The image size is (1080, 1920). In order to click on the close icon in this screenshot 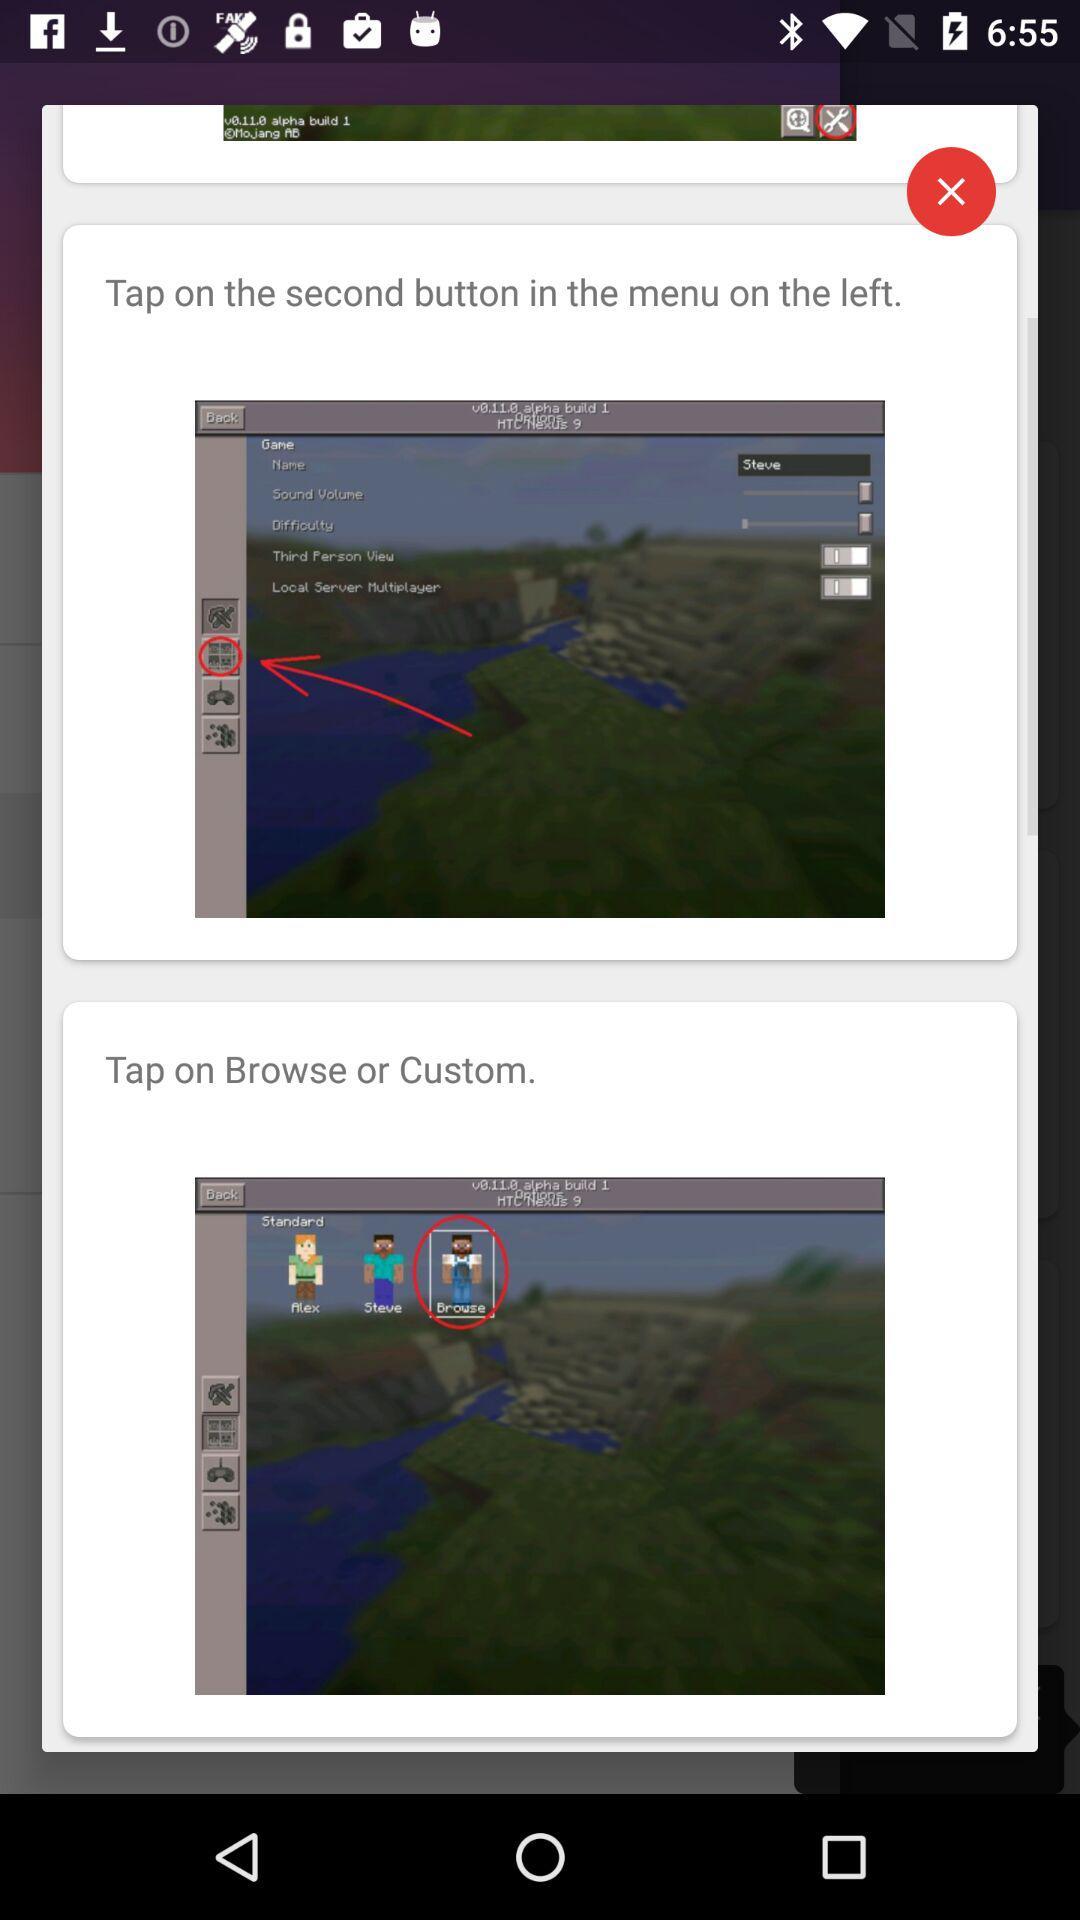, I will do `click(950, 205)`.